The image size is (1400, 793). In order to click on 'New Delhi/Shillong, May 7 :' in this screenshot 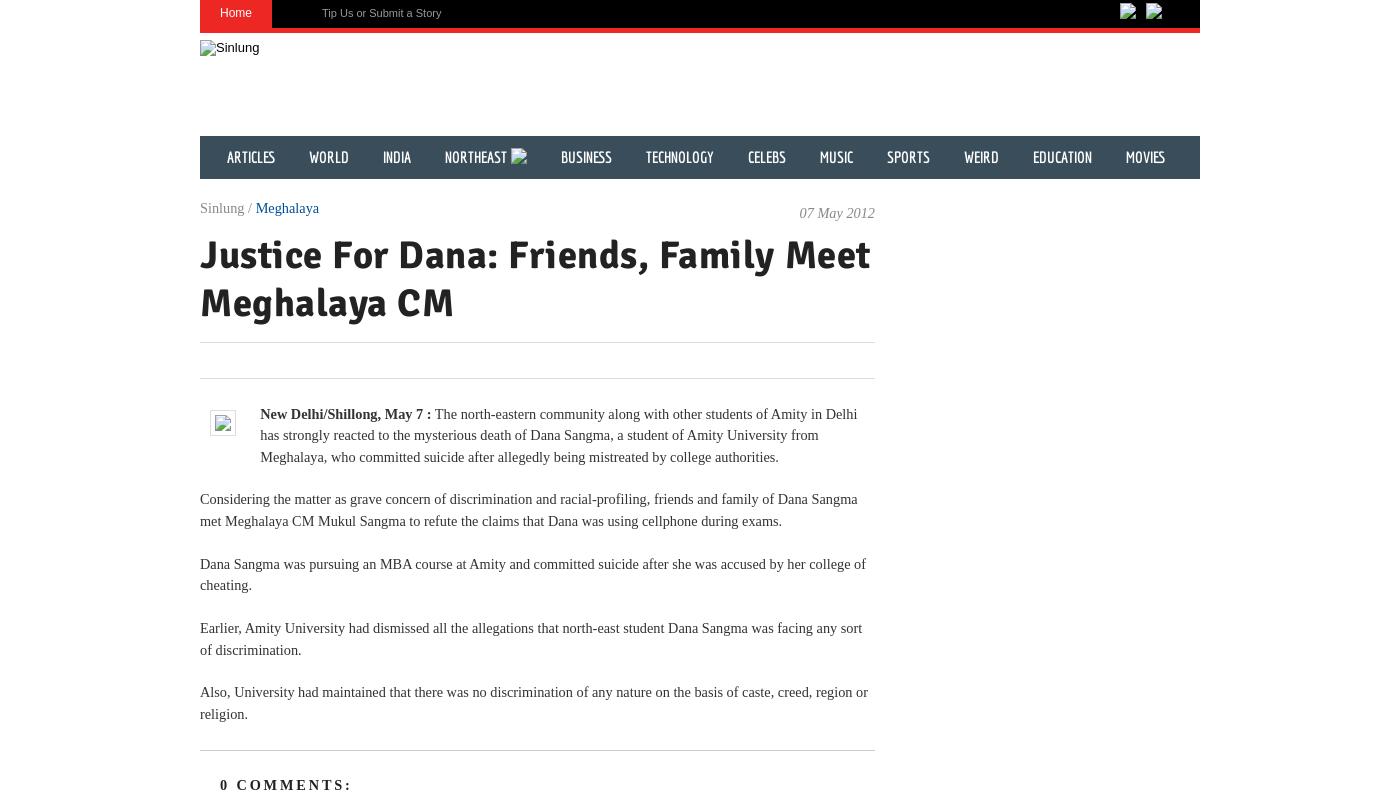, I will do `click(345, 412)`.